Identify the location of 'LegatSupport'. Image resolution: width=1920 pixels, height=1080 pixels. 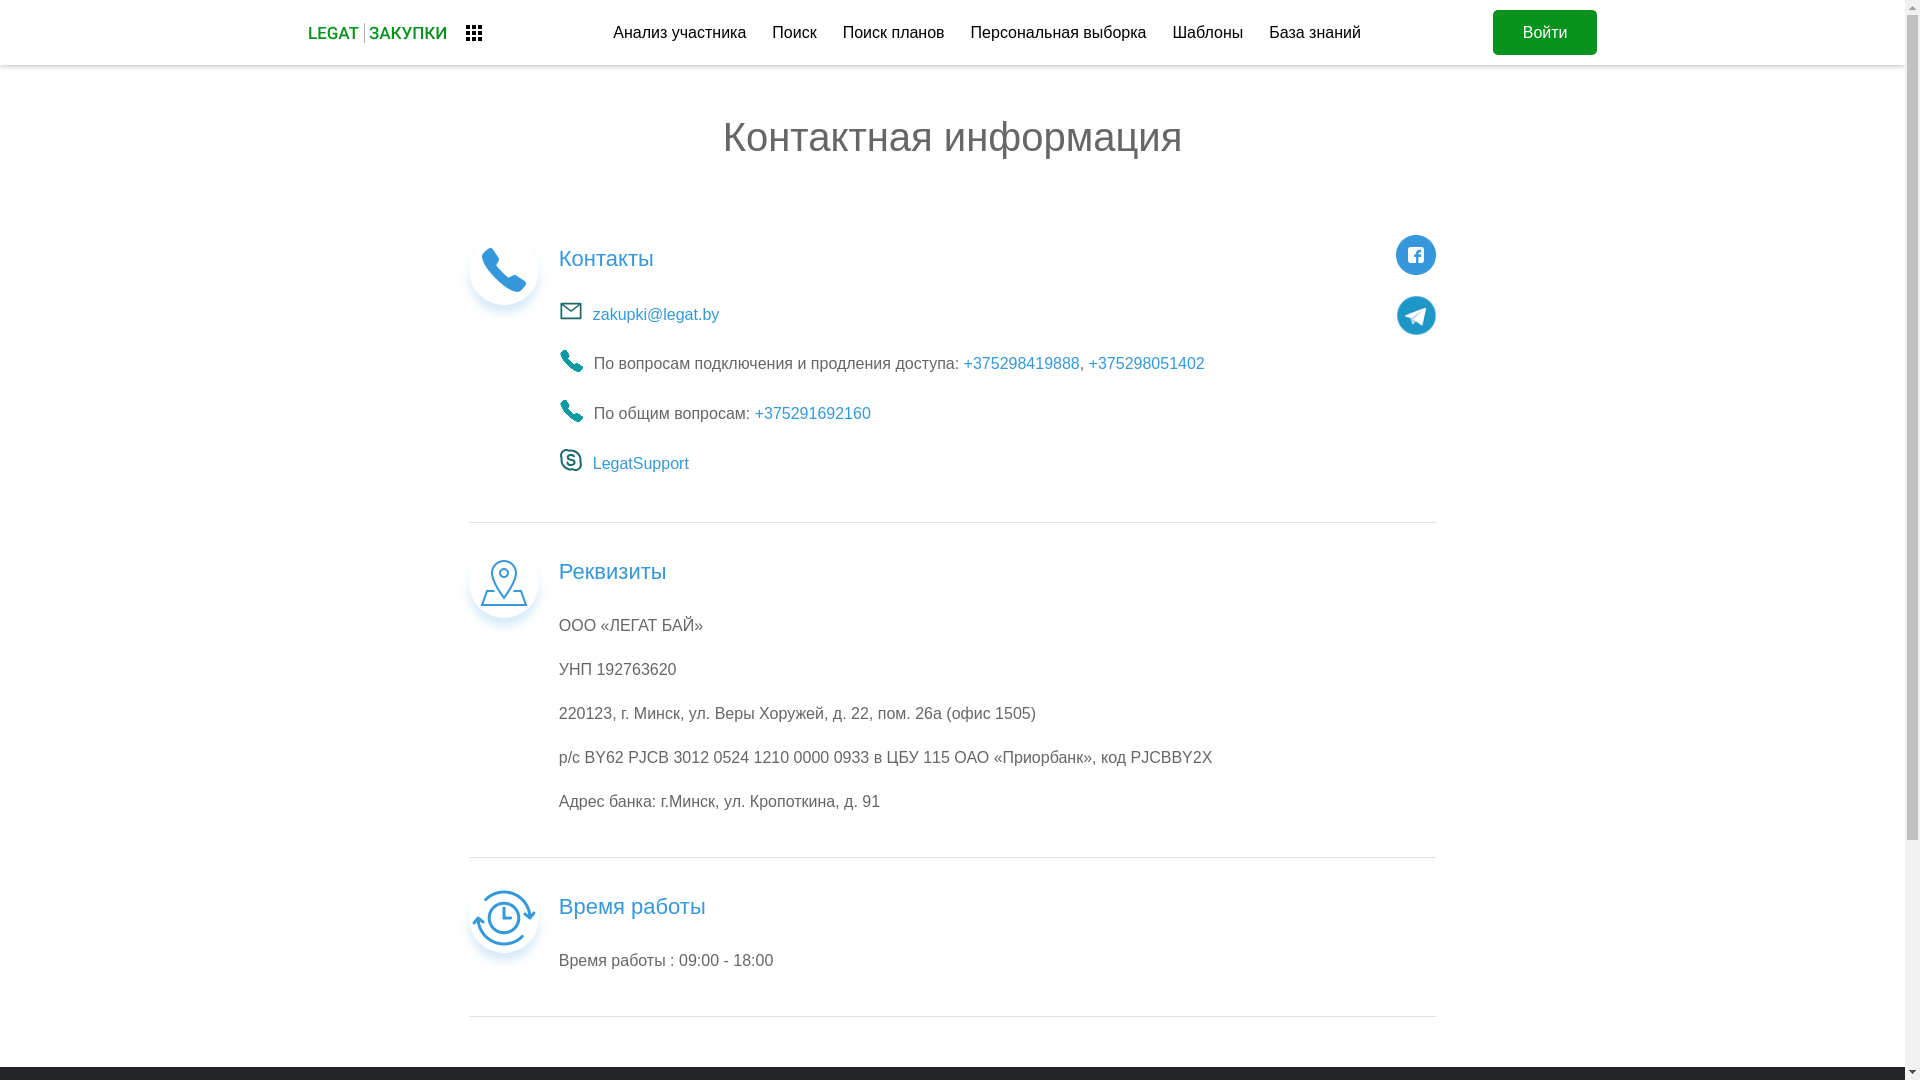
(558, 463).